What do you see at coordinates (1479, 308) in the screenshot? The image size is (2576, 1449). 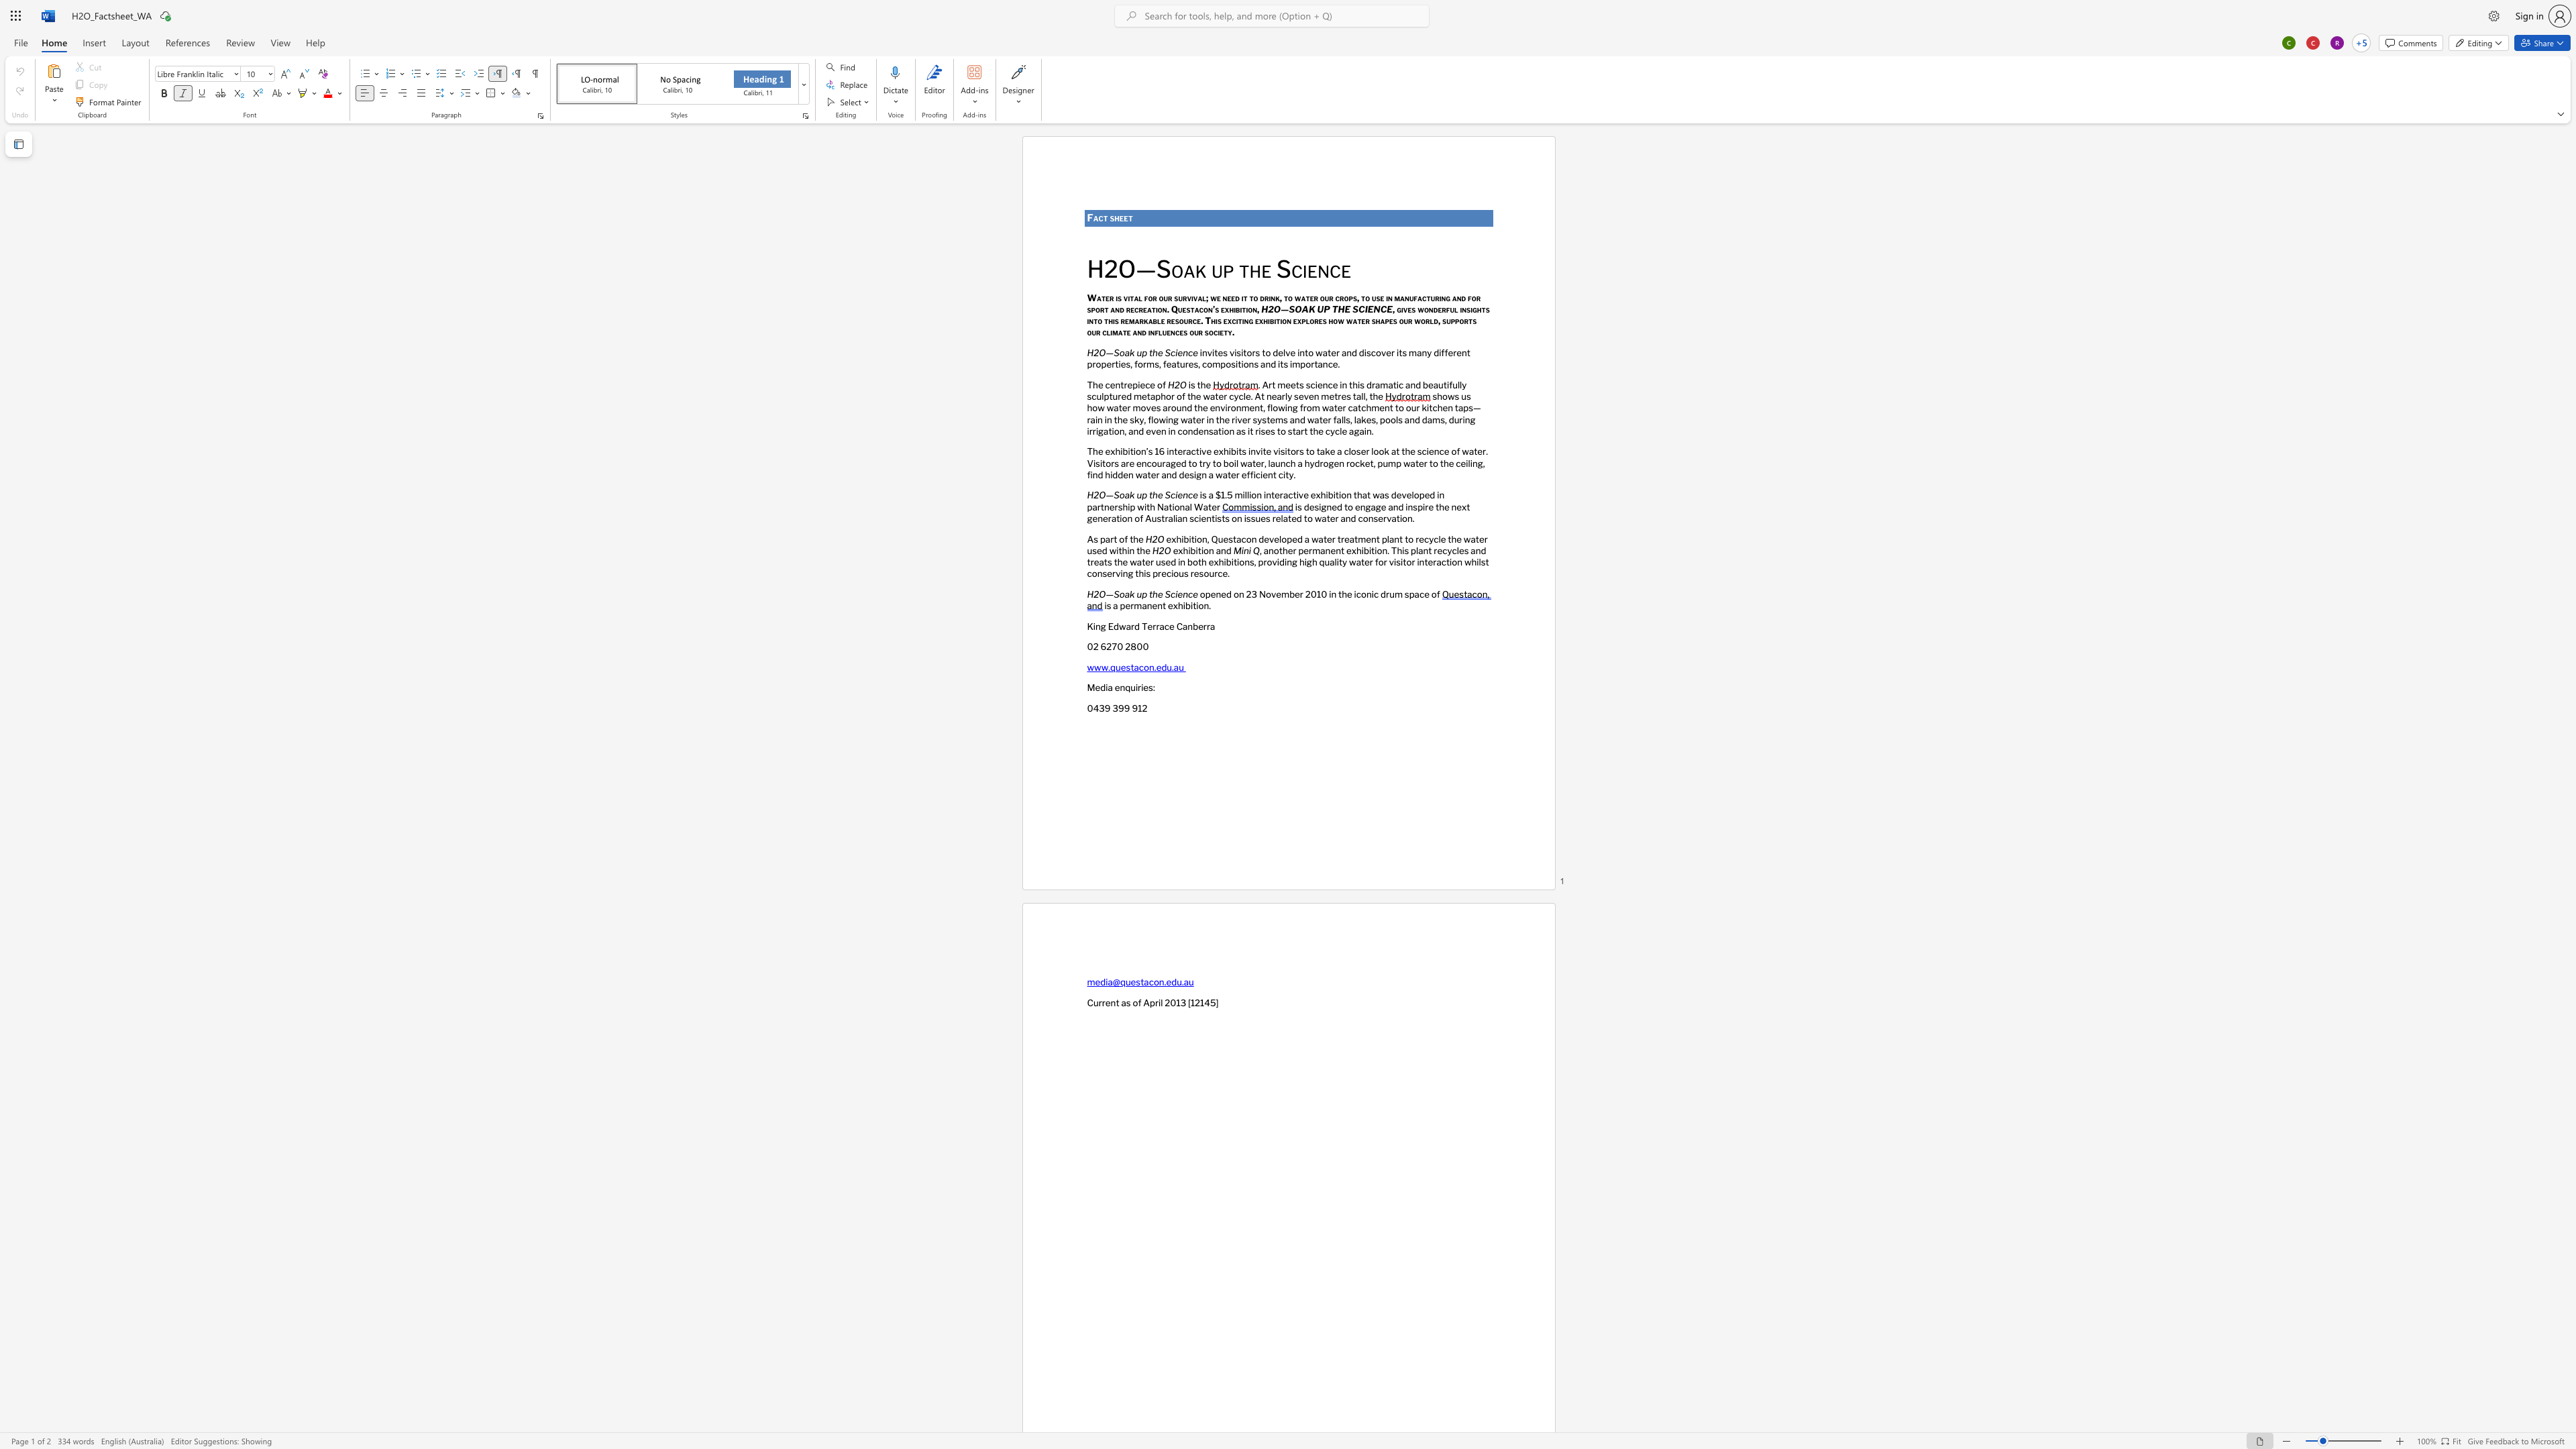 I see `the 1th character "h" in the text` at bounding box center [1479, 308].